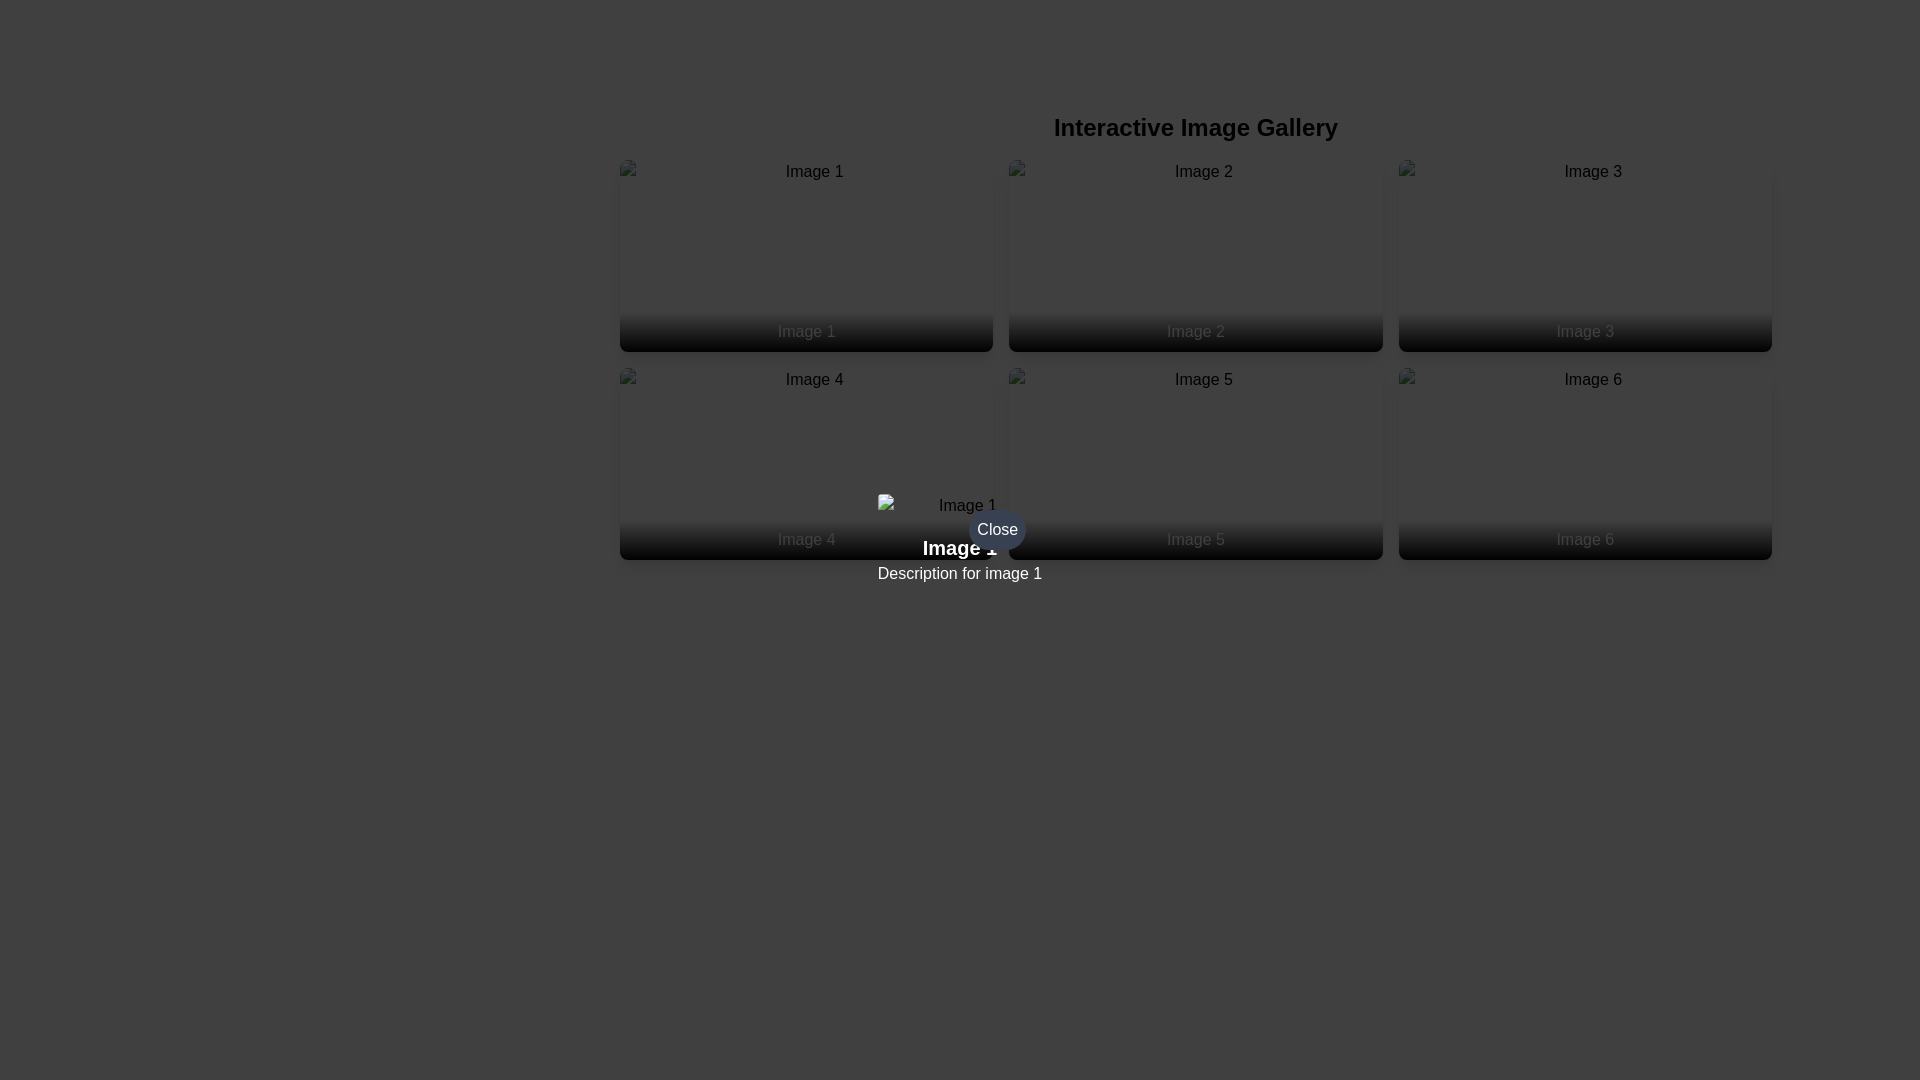 The width and height of the screenshot is (1920, 1080). I want to click on the thumbnail image that represents the first item in the image gallery, located at the center-bottom area of the modal interface, so click(960, 504).